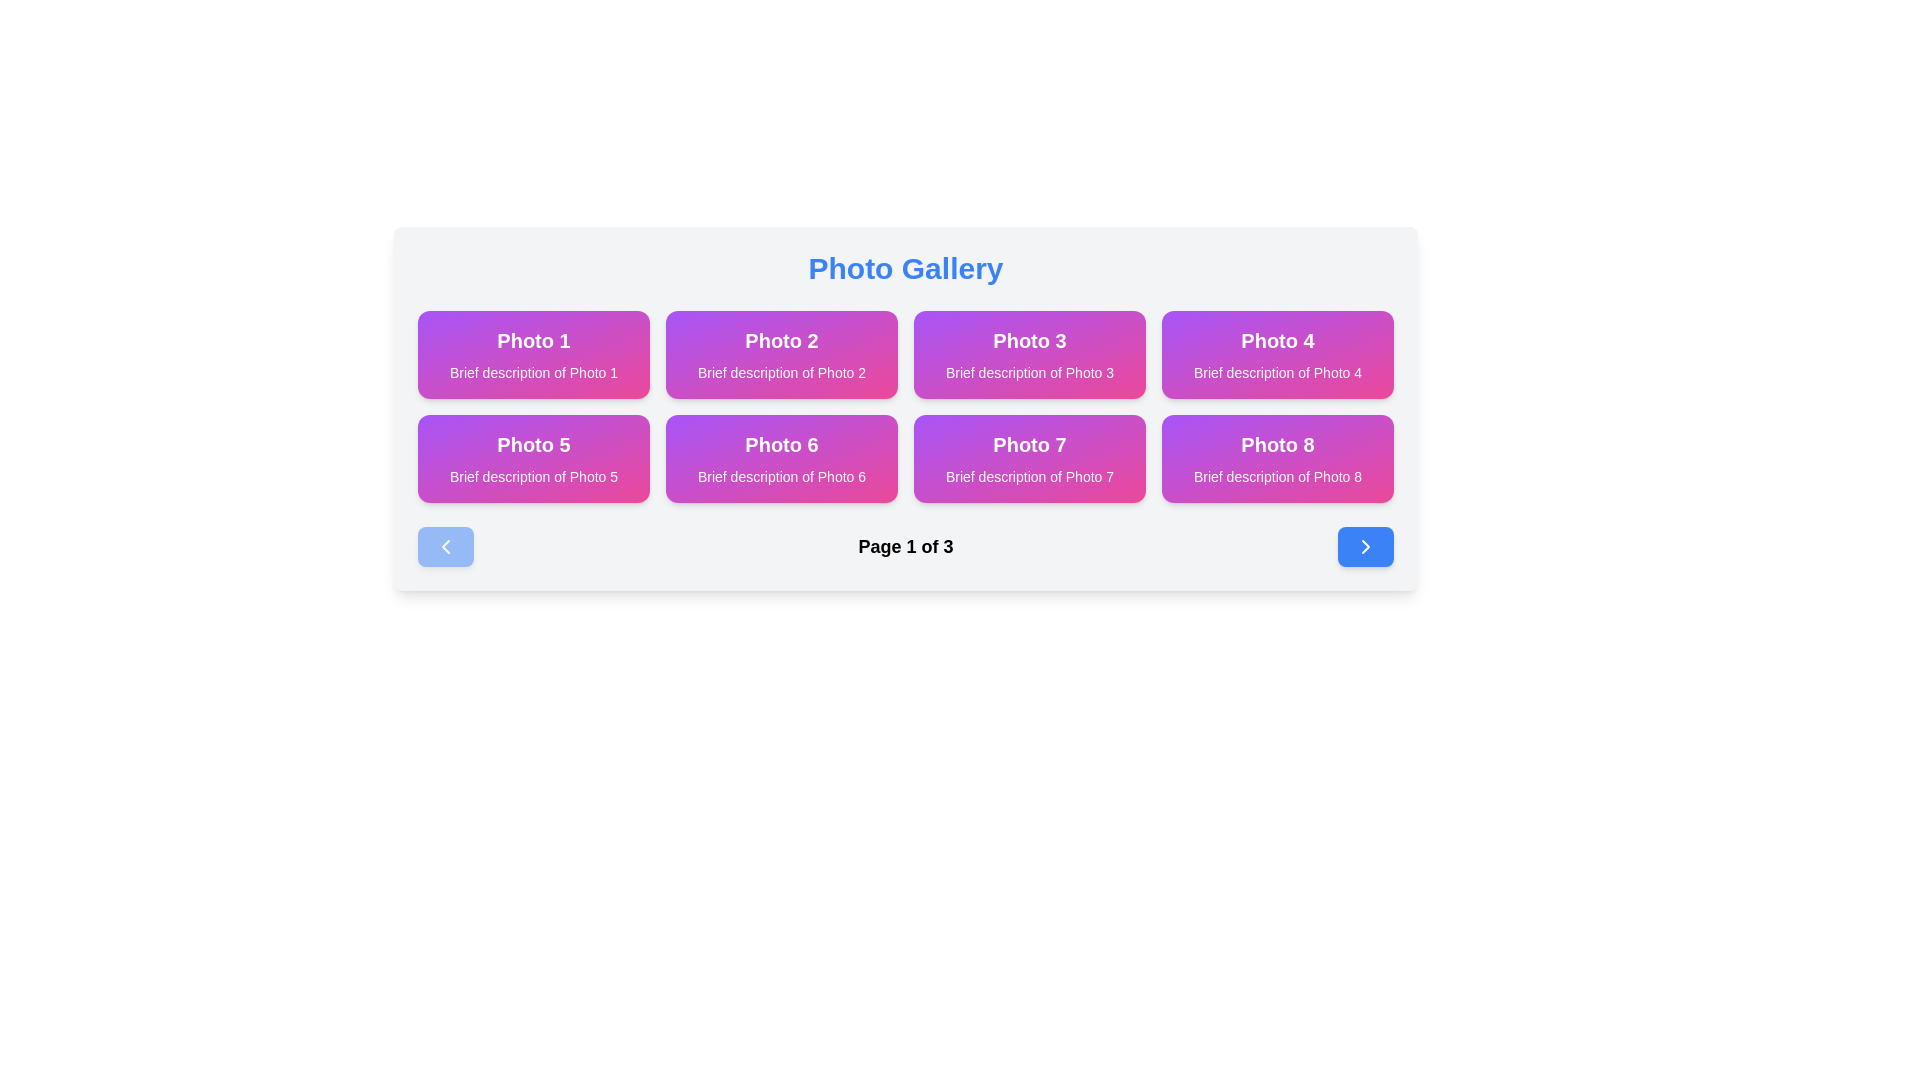 The width and height of the screenshot is (1920, 1080). Describe the element at coordinates (781, 353) in the screenshot. I see `the rectangular card labeled 'Photo 2' with a gradient background transitioning from purple to pink, which contains the text 'Photo 2' in bold white font and 'Brief description of Photo 2' below it` at that location.